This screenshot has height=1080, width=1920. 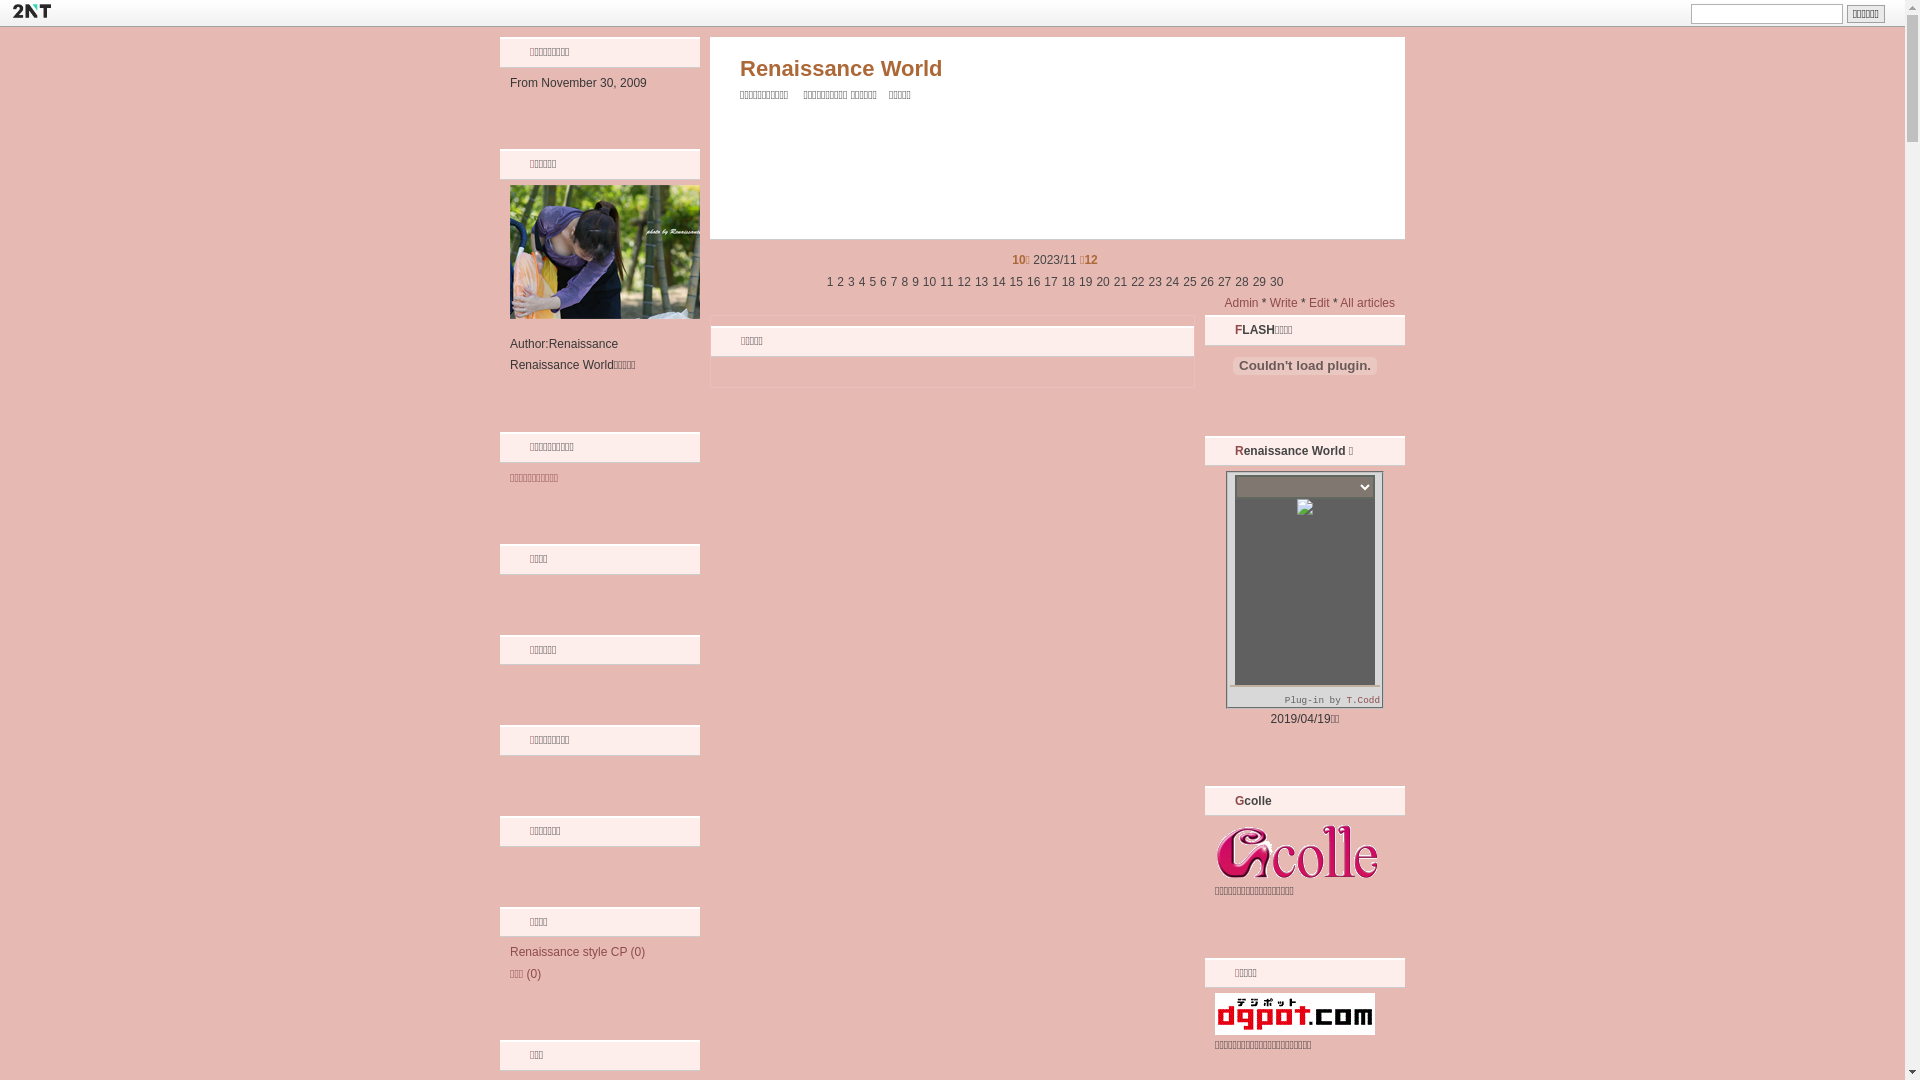 I want to click on 'Admin', so click(x=1240, y=303).